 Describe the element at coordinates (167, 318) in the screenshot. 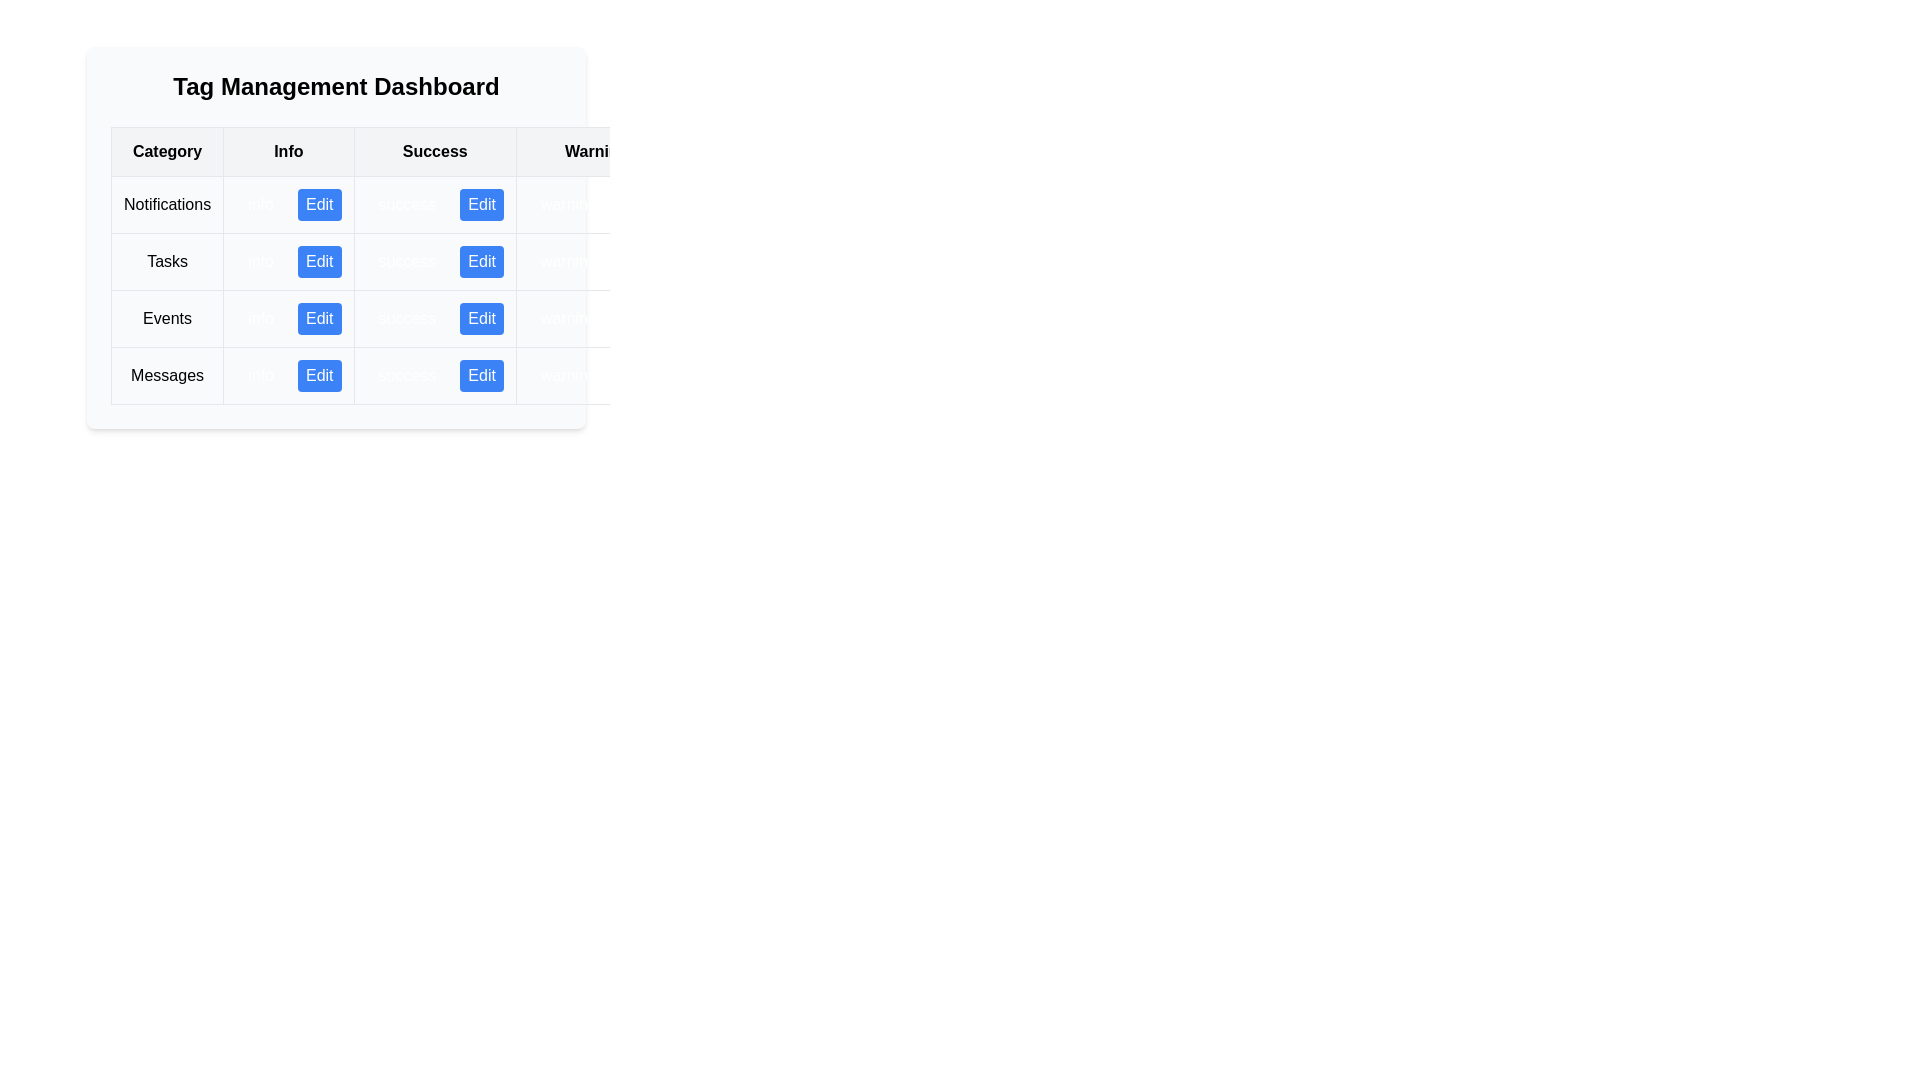

I see `the 'Events' text label, which is the third item in the leftmost column labeled 'Category' in the grid structure, displayed in a medium-weight font within a bordered gray background rectangle` at that location.